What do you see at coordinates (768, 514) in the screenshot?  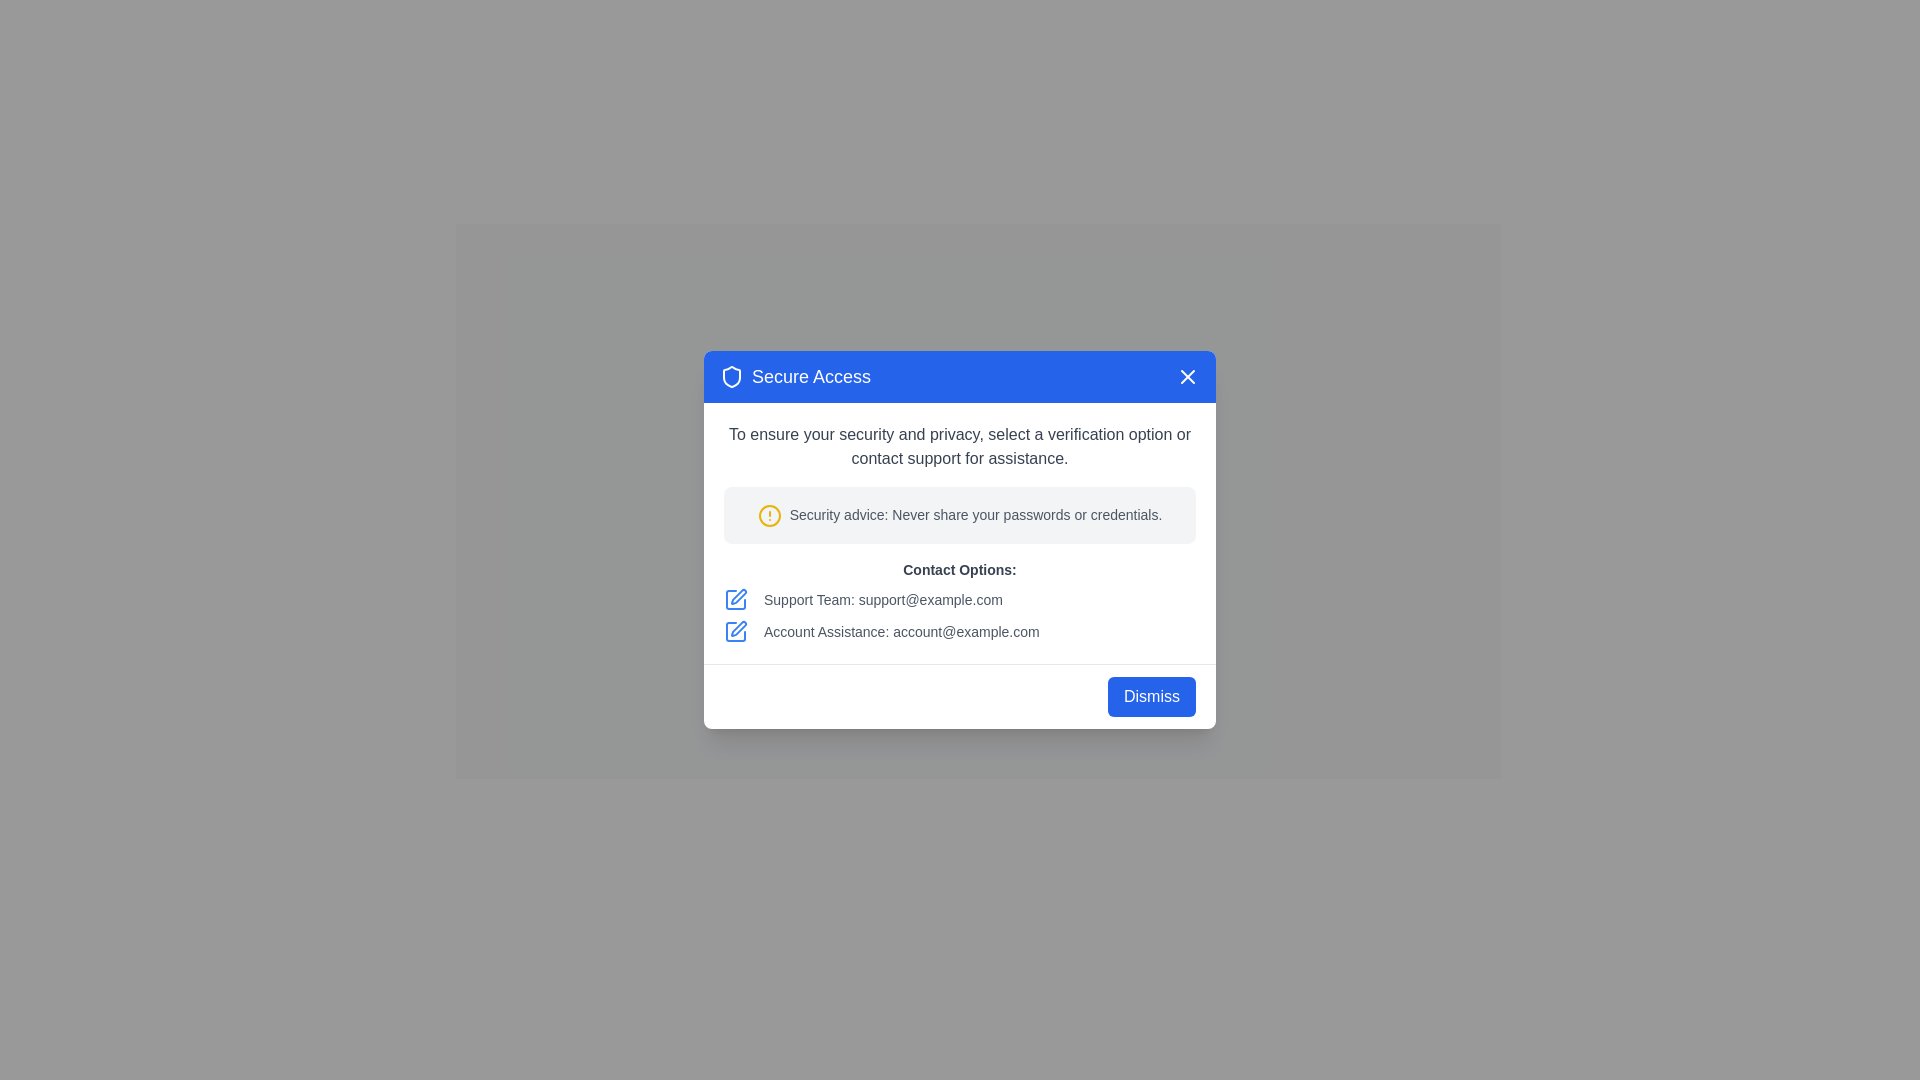 I see `the small circular icon component that is part of the visual warning symbol near the top left of the 'Secure Access' modal, adjacent to the 'Security advice' text` at bounding box center [768, 514].